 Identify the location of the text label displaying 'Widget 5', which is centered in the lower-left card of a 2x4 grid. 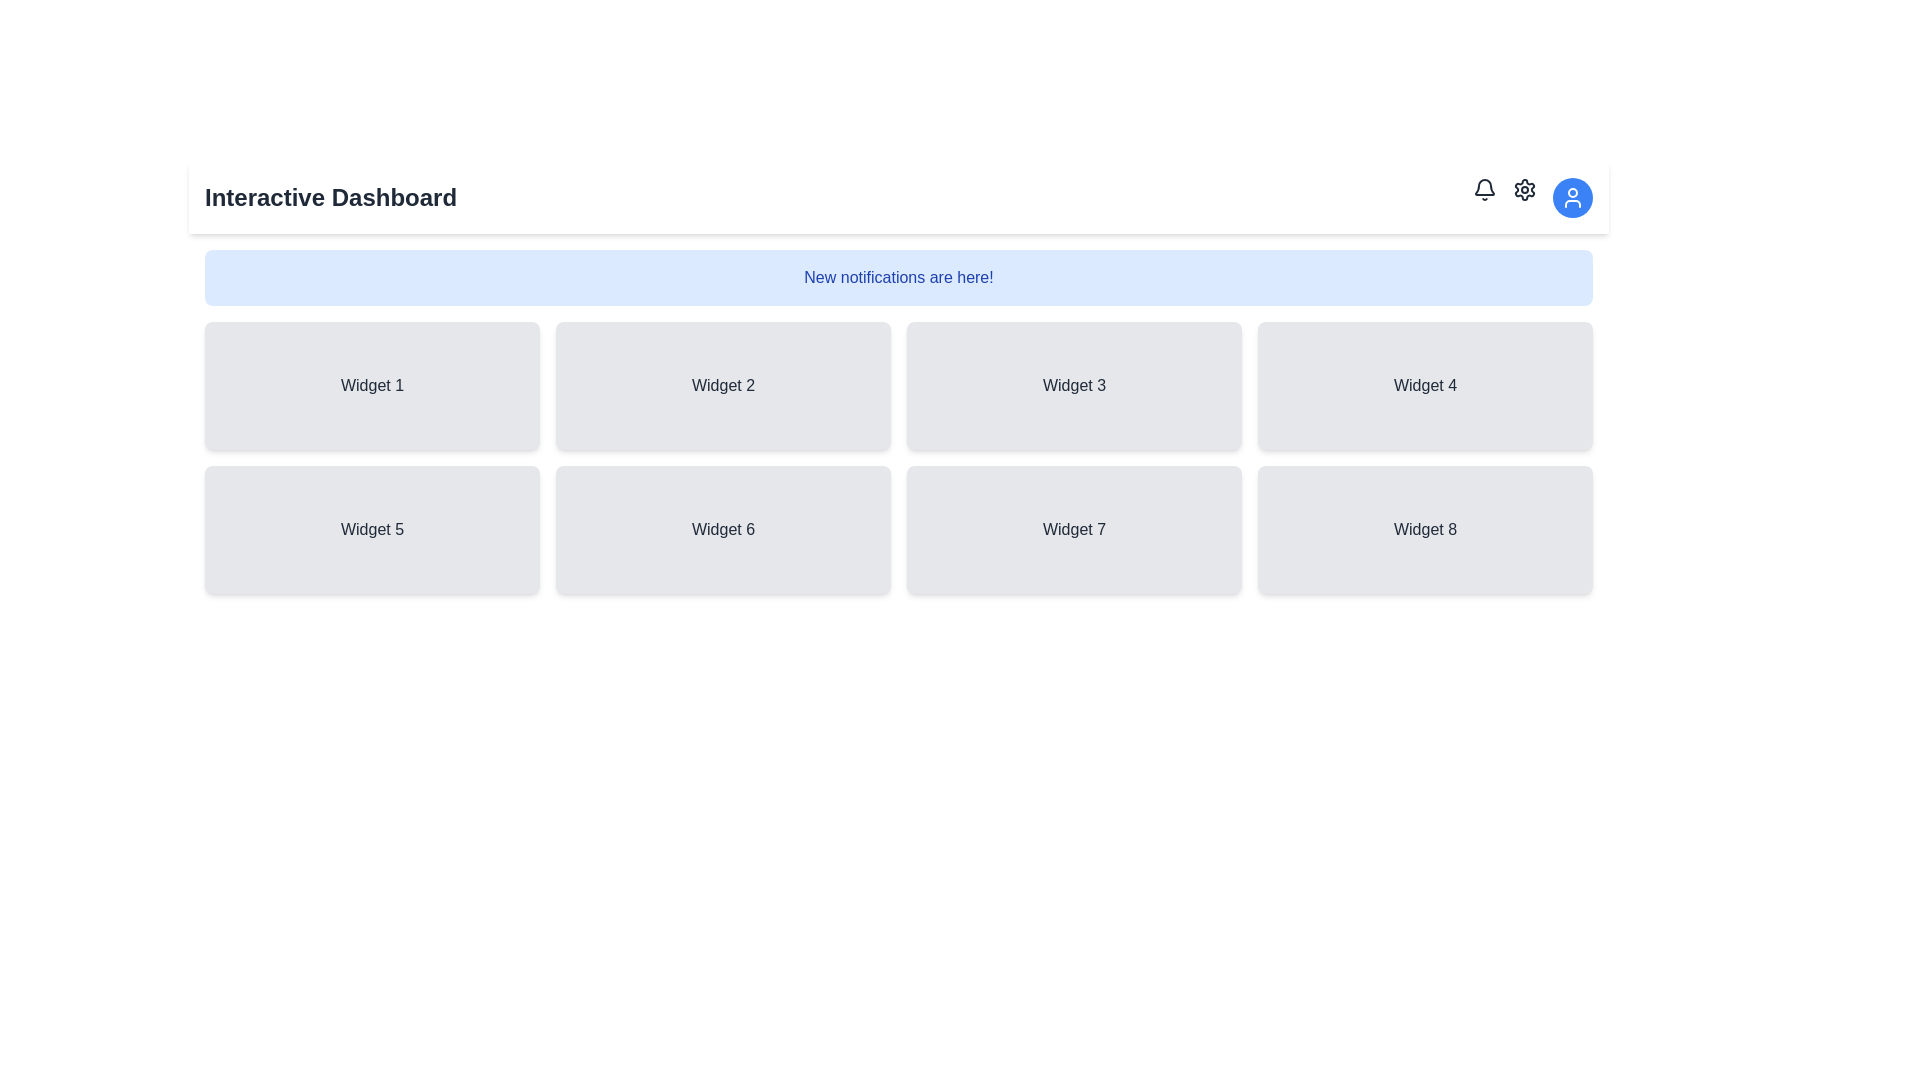
(372, 528).